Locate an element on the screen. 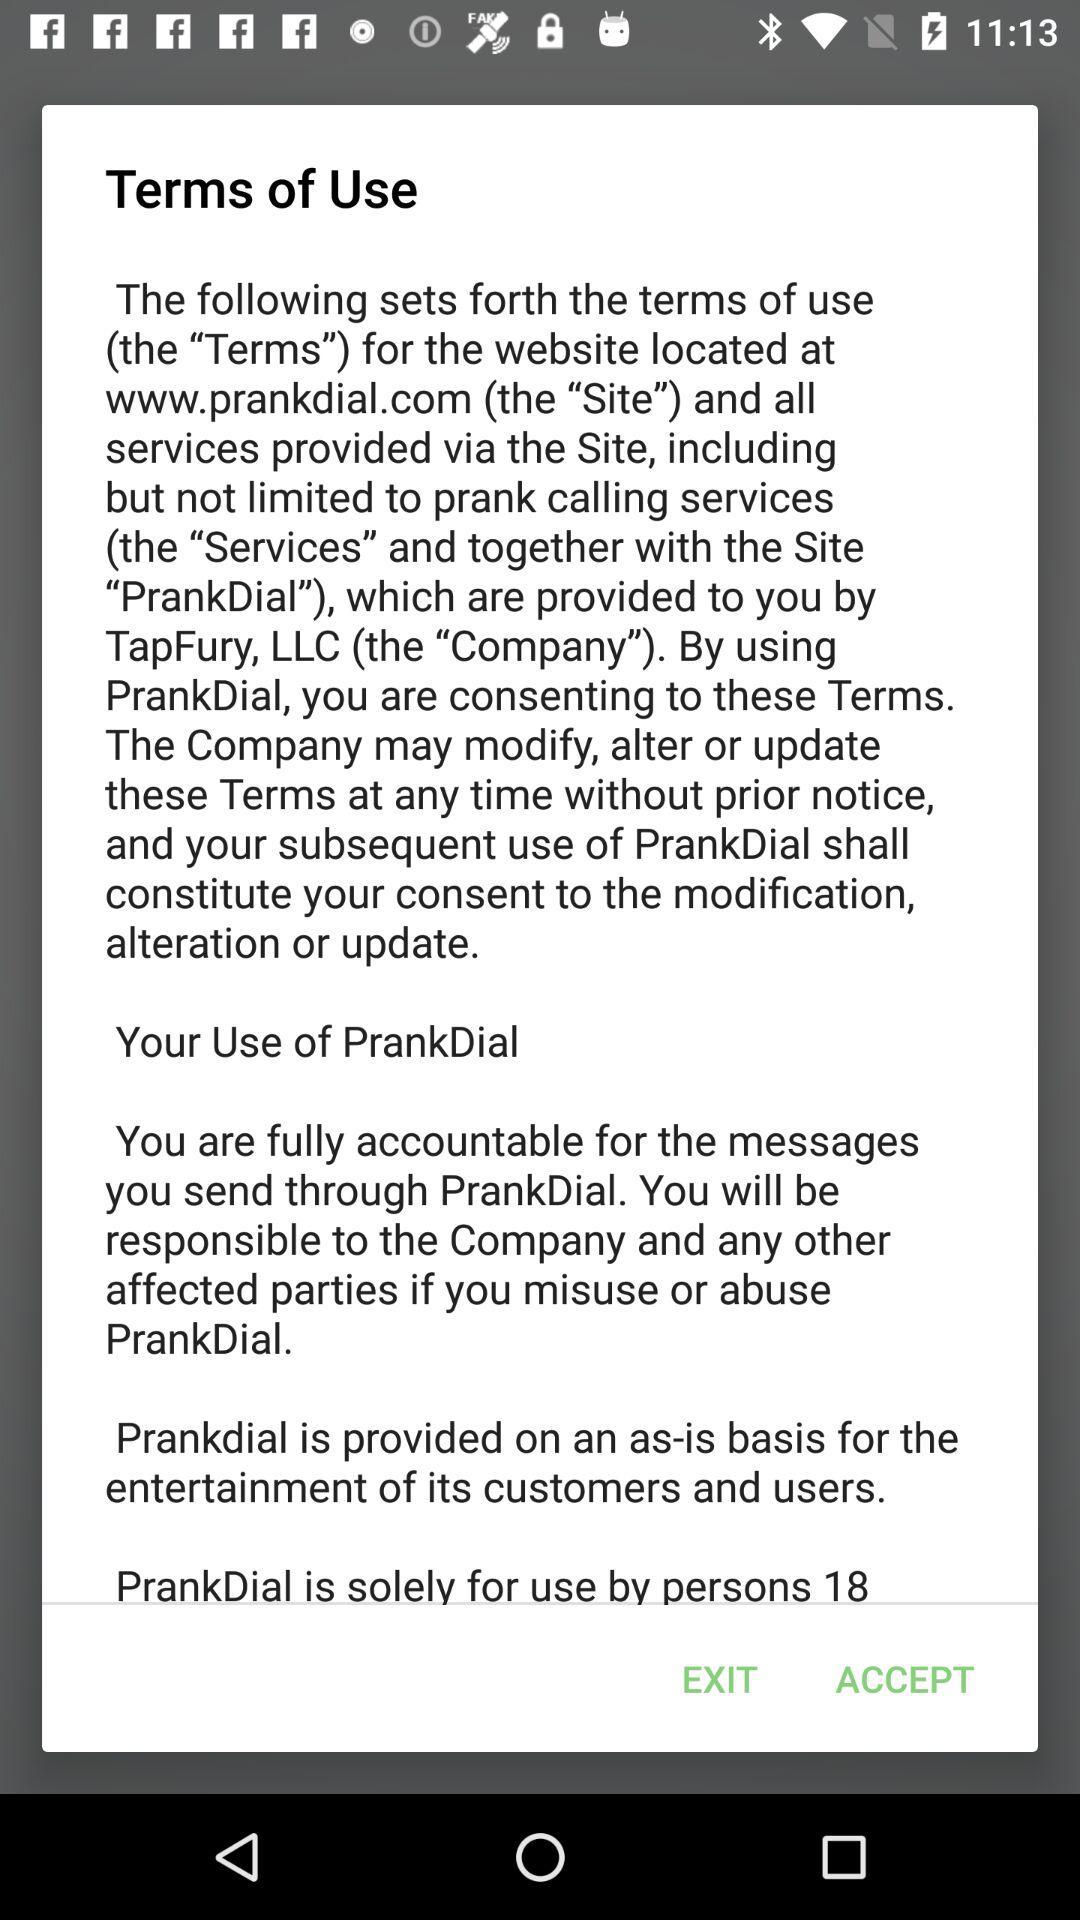 This screenshot has height=1920, width=1080. the item to the right of exit icon is located at coordinates (905, 1678).